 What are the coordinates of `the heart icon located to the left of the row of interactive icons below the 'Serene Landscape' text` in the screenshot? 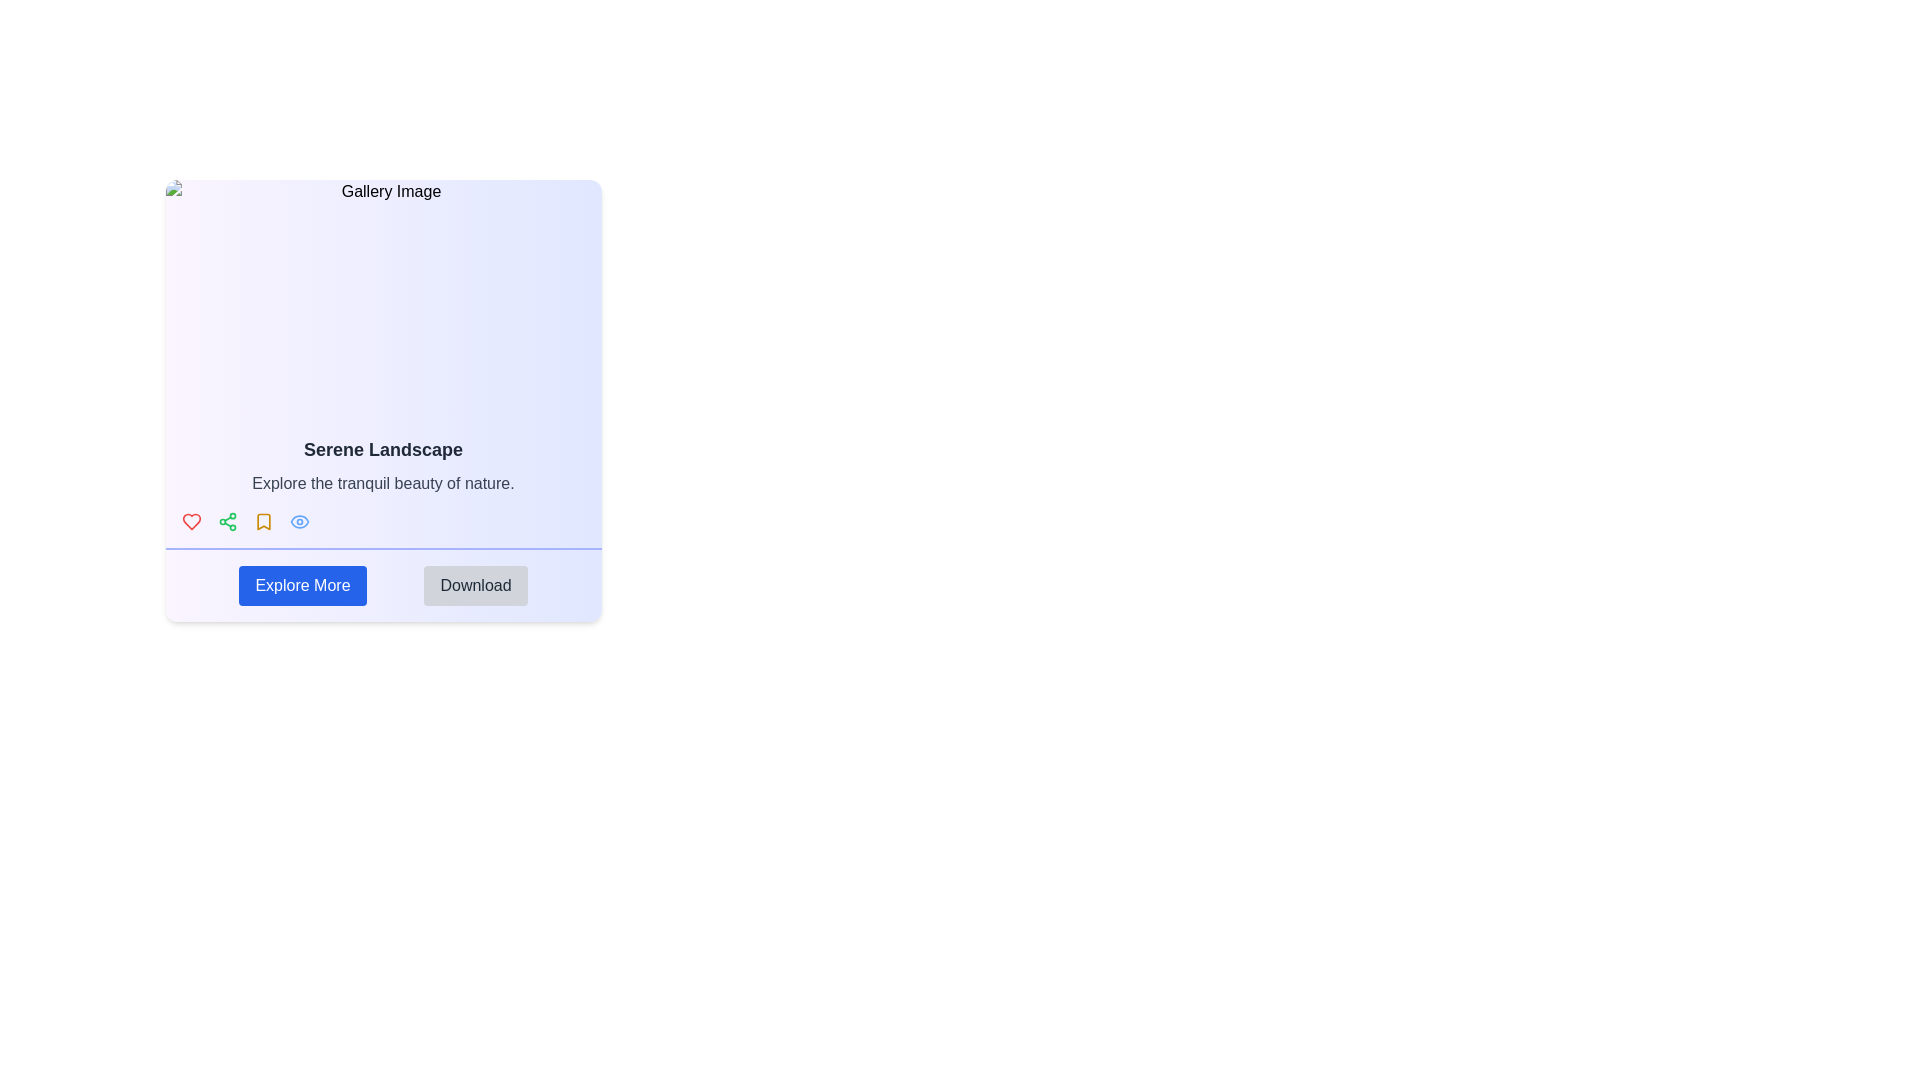 It's located at (191, 520).